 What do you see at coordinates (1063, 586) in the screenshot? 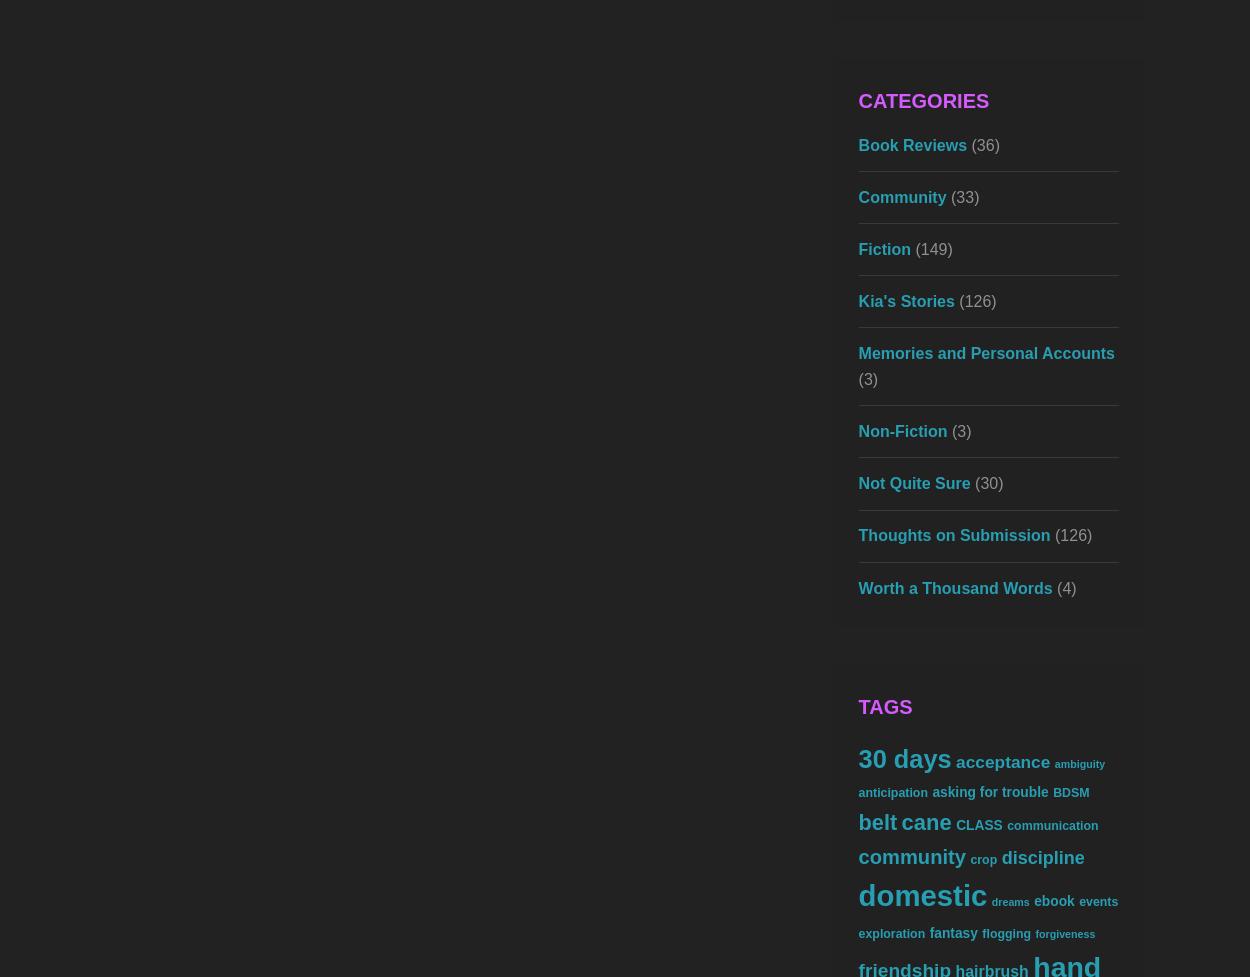
I see `'(4)'` at bounding box center [1063, 586].